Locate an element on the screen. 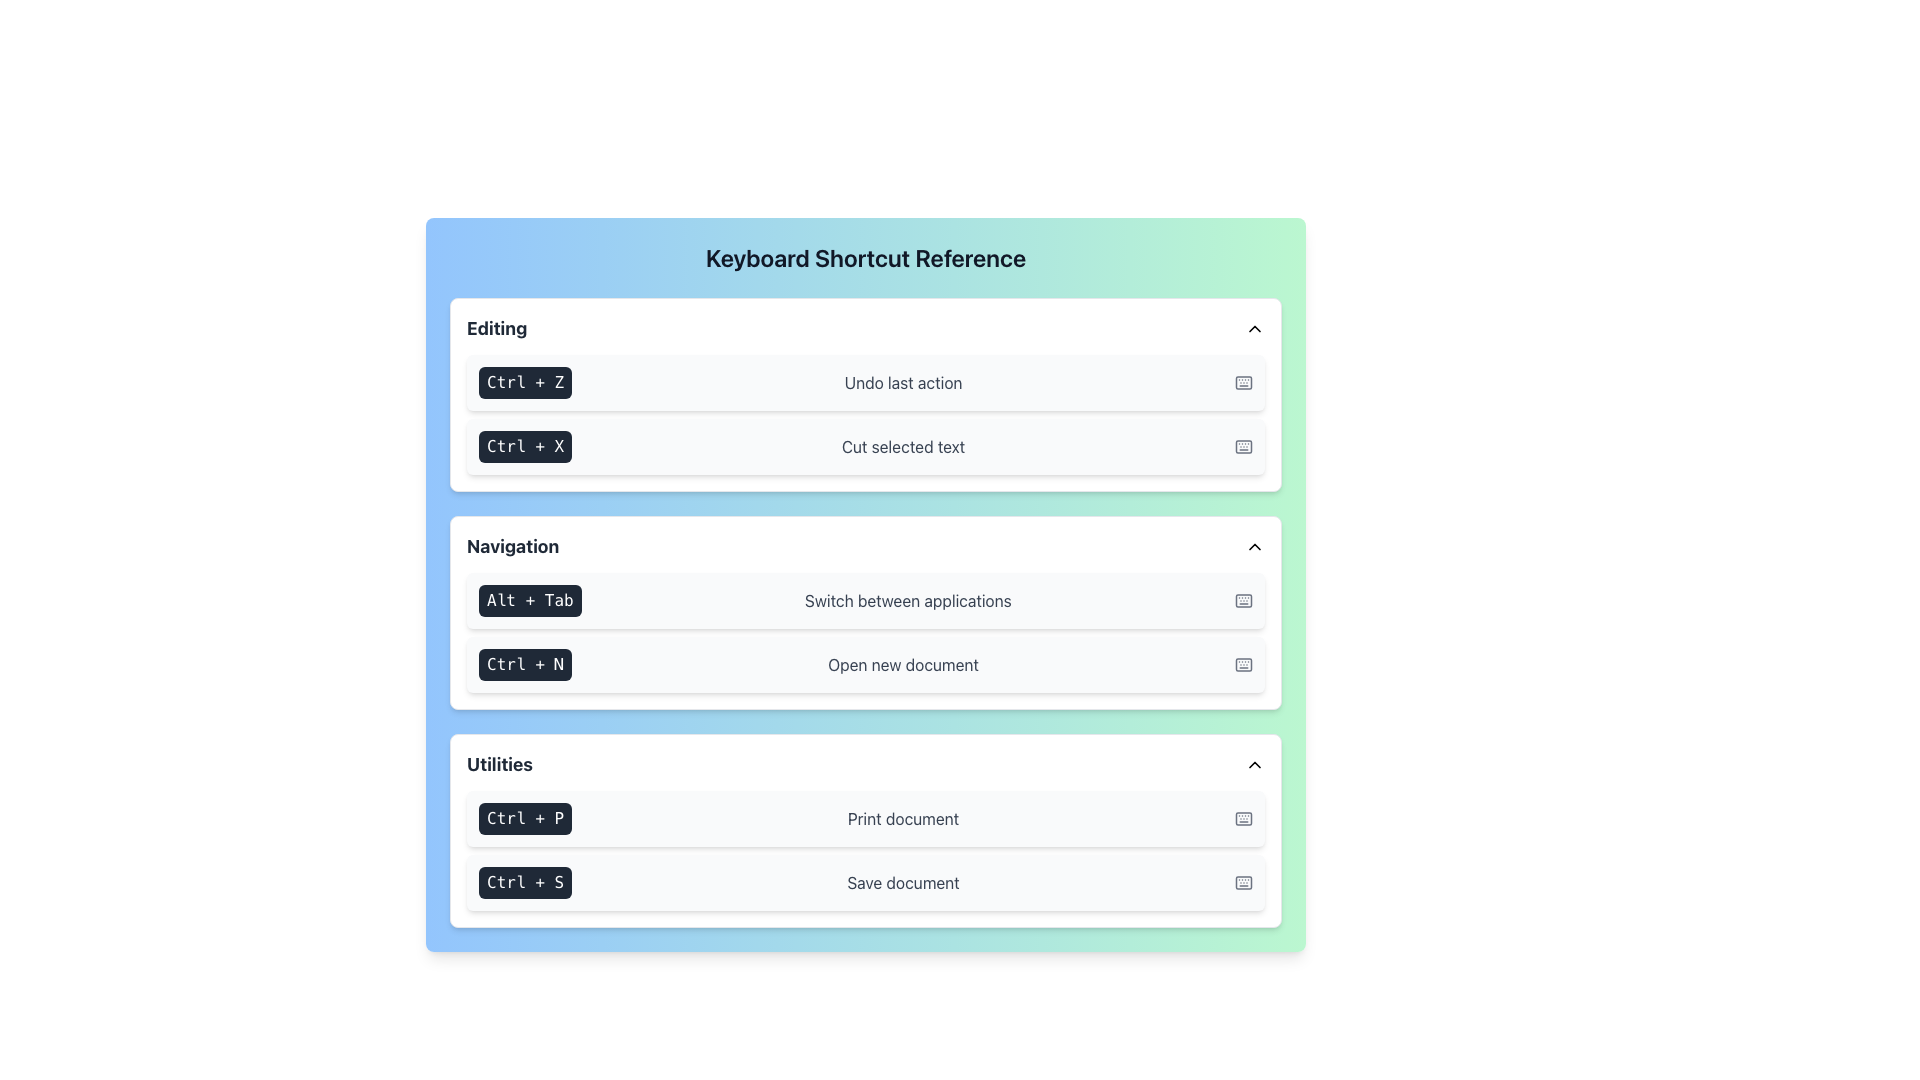 This screenshot has width=1920, height=1080. the keyboard icon element located in the middle of the Navigation row under the Keyboard Shortcut Reference section is located at coordinates (1242, 600).